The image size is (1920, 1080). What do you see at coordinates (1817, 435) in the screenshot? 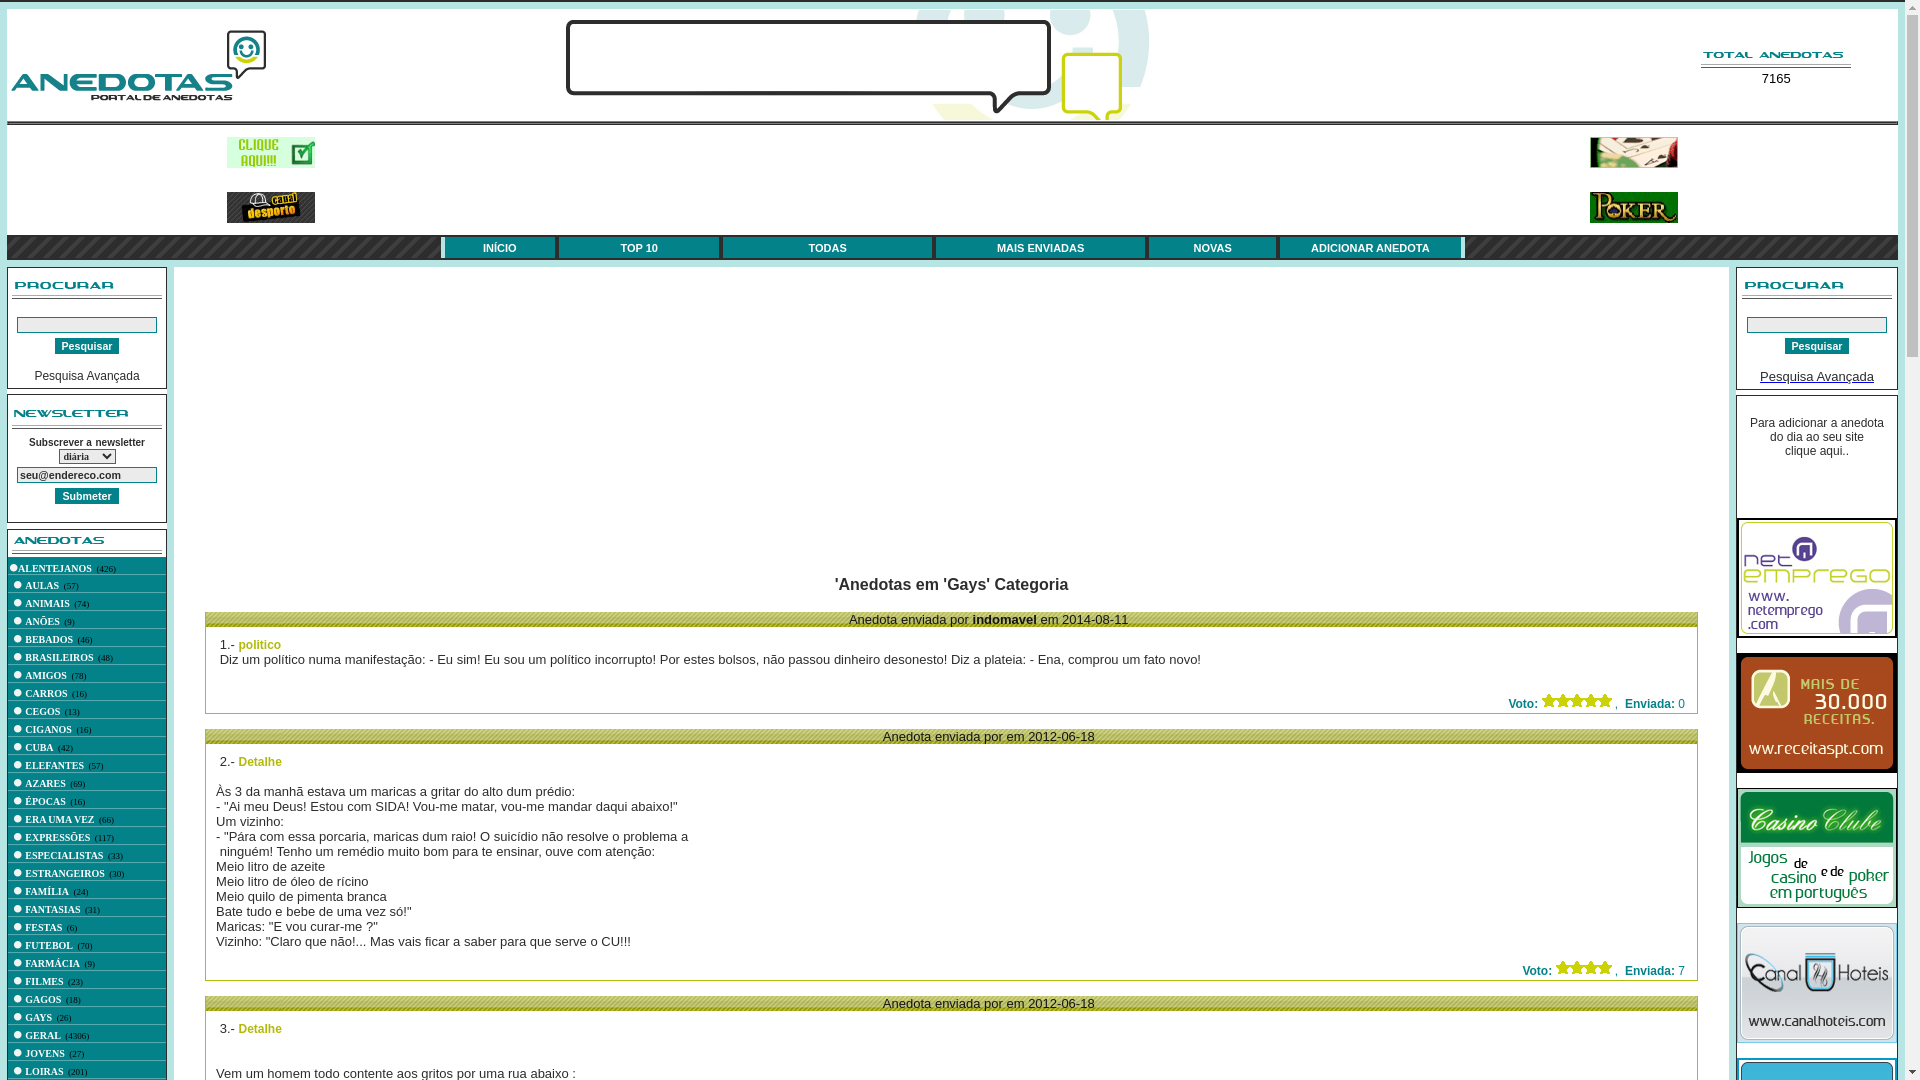
I see `'Para adicionar a anedota` at bounding box center [1817, 435].